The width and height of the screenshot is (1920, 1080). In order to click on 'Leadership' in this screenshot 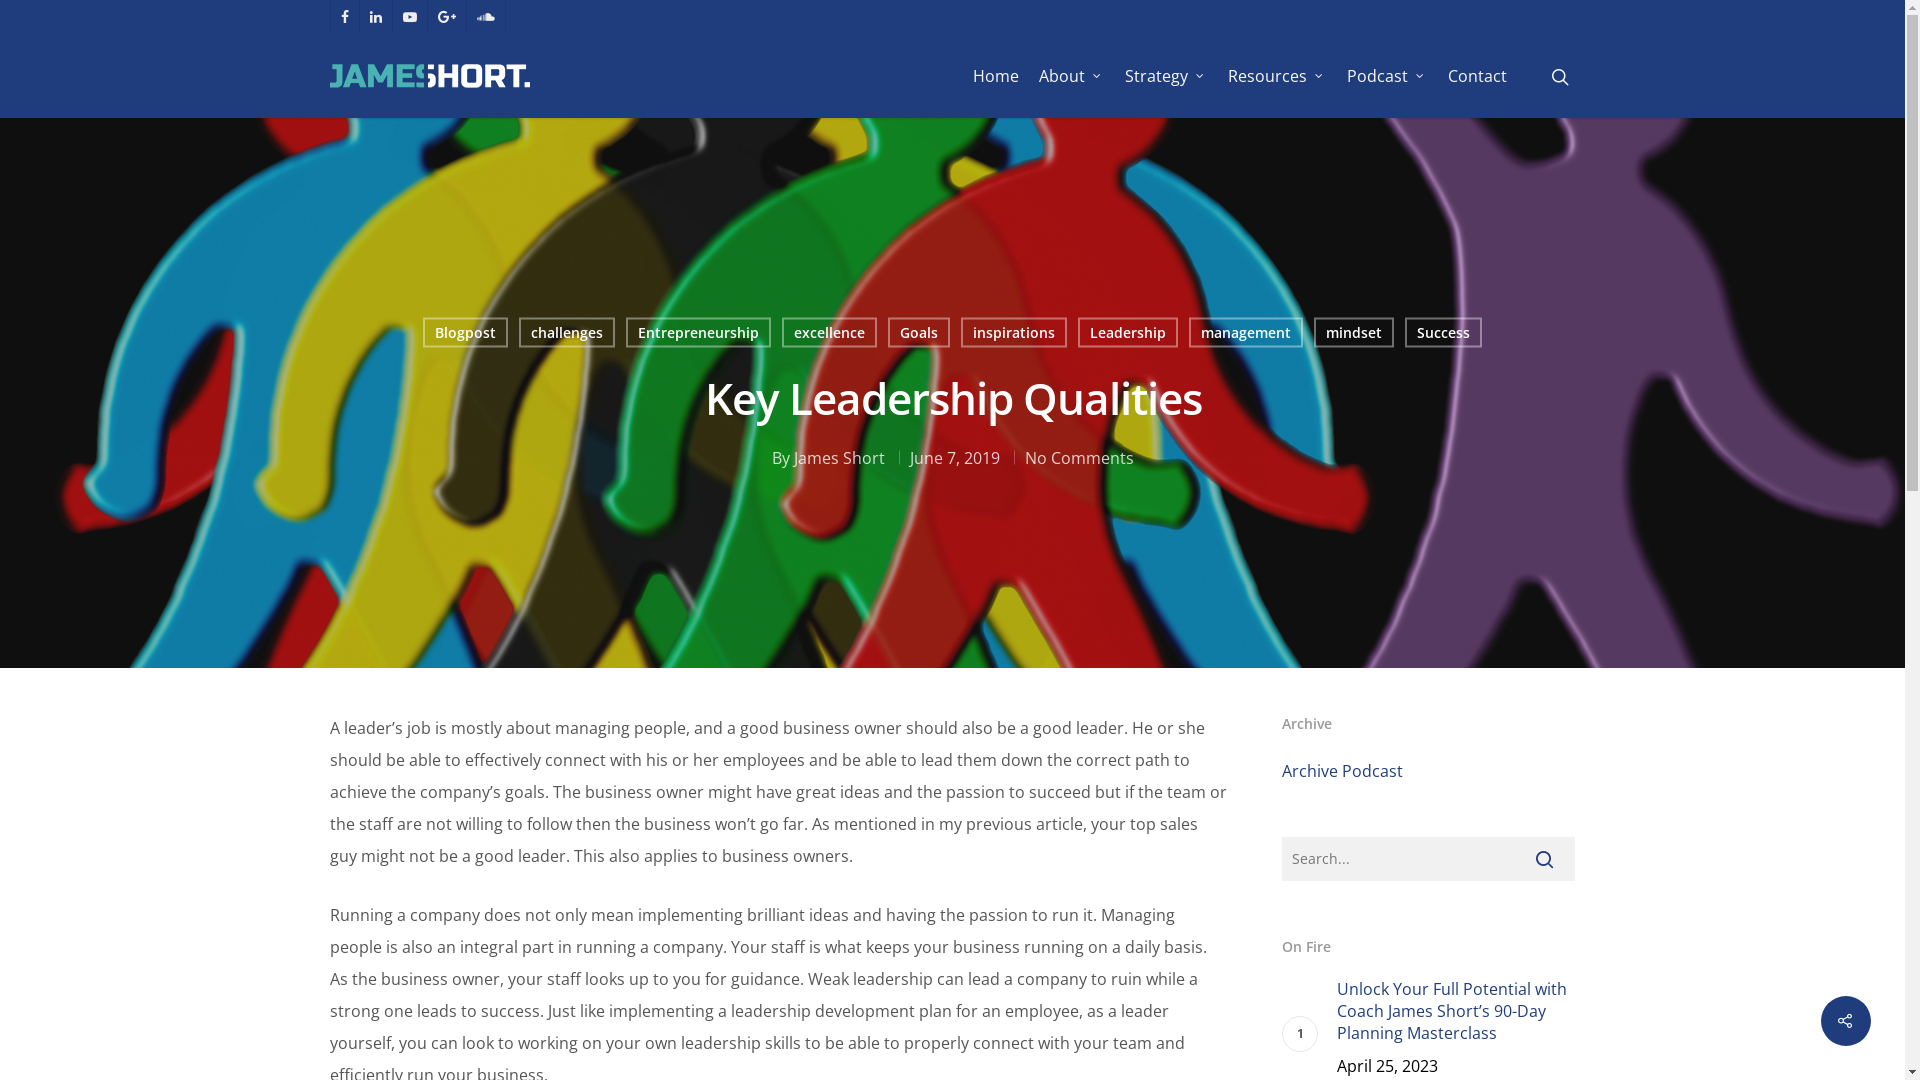, I will do `click(1128, 331)`.